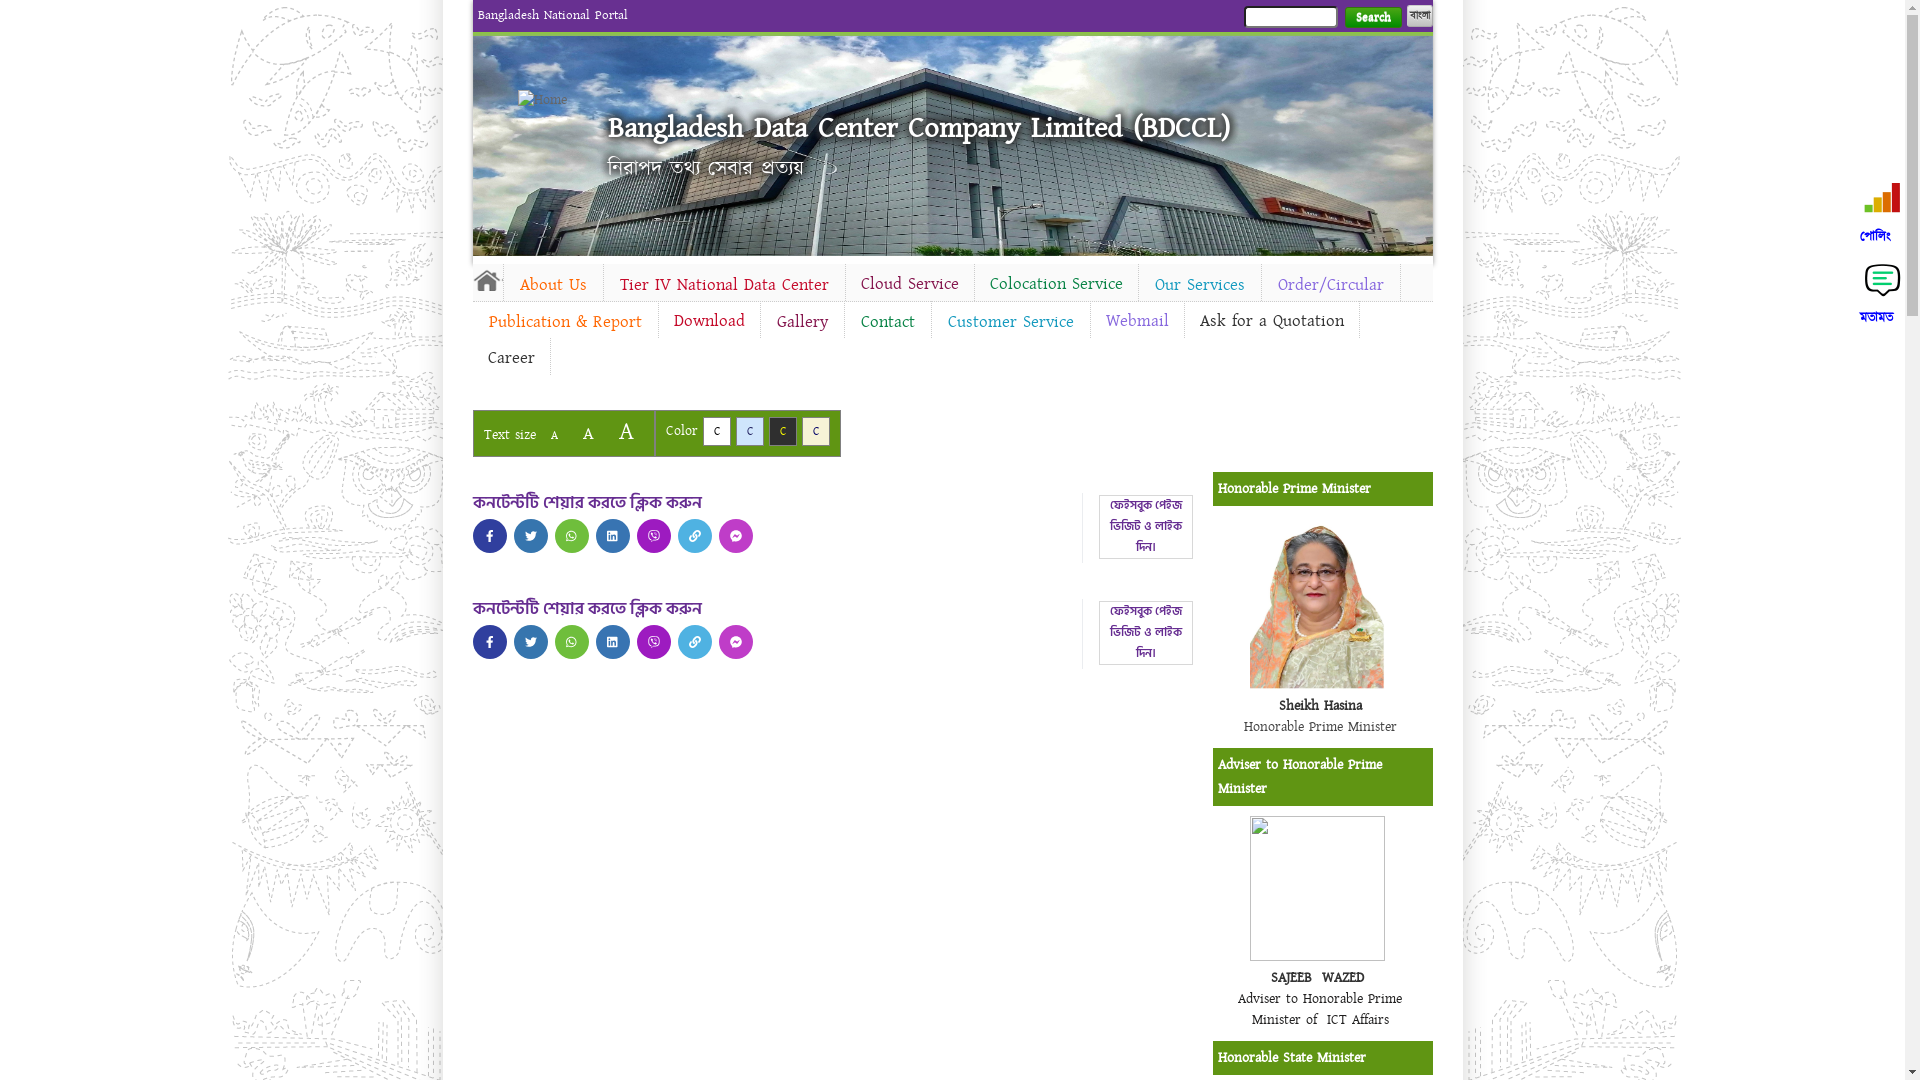 The image size is (1920, 1080). I want to click on 'Gallery', so click(758, 320).